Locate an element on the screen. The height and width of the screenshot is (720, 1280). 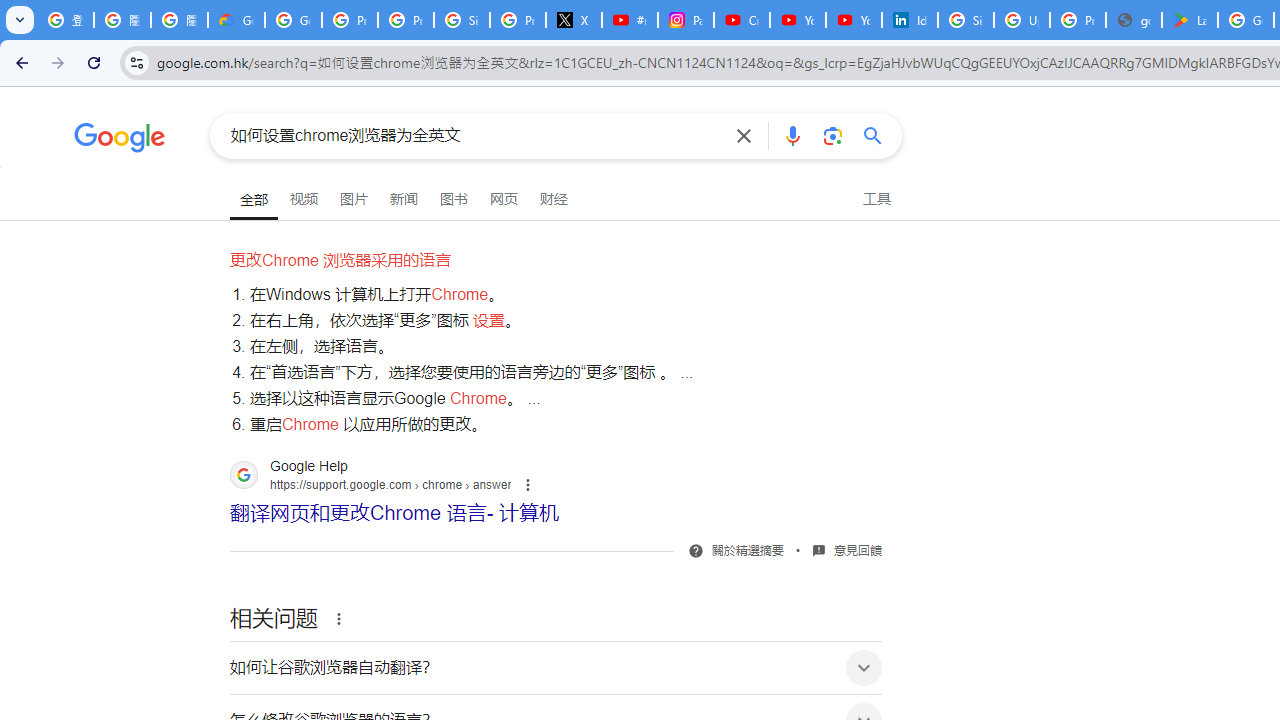
'Last Shelter: Survival - Apps on Google Play' is located at coordinates (1190, 20).